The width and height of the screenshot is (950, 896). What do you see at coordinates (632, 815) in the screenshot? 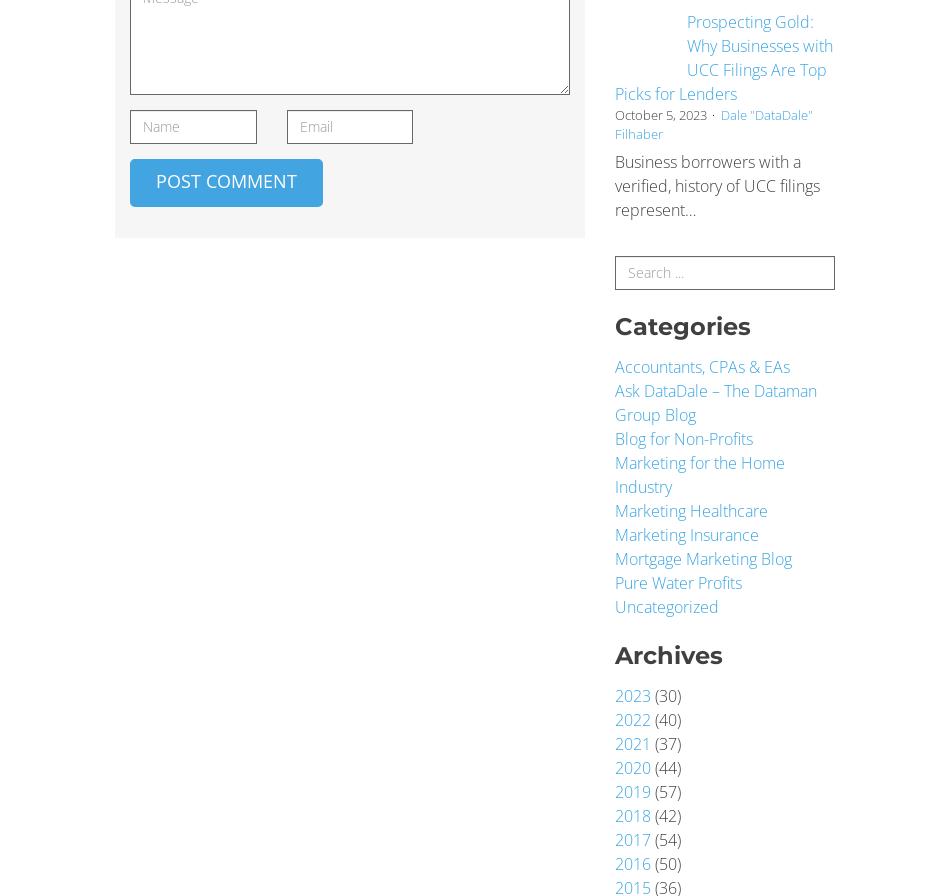
I see `'2018'` at bounding box center [632, 815].